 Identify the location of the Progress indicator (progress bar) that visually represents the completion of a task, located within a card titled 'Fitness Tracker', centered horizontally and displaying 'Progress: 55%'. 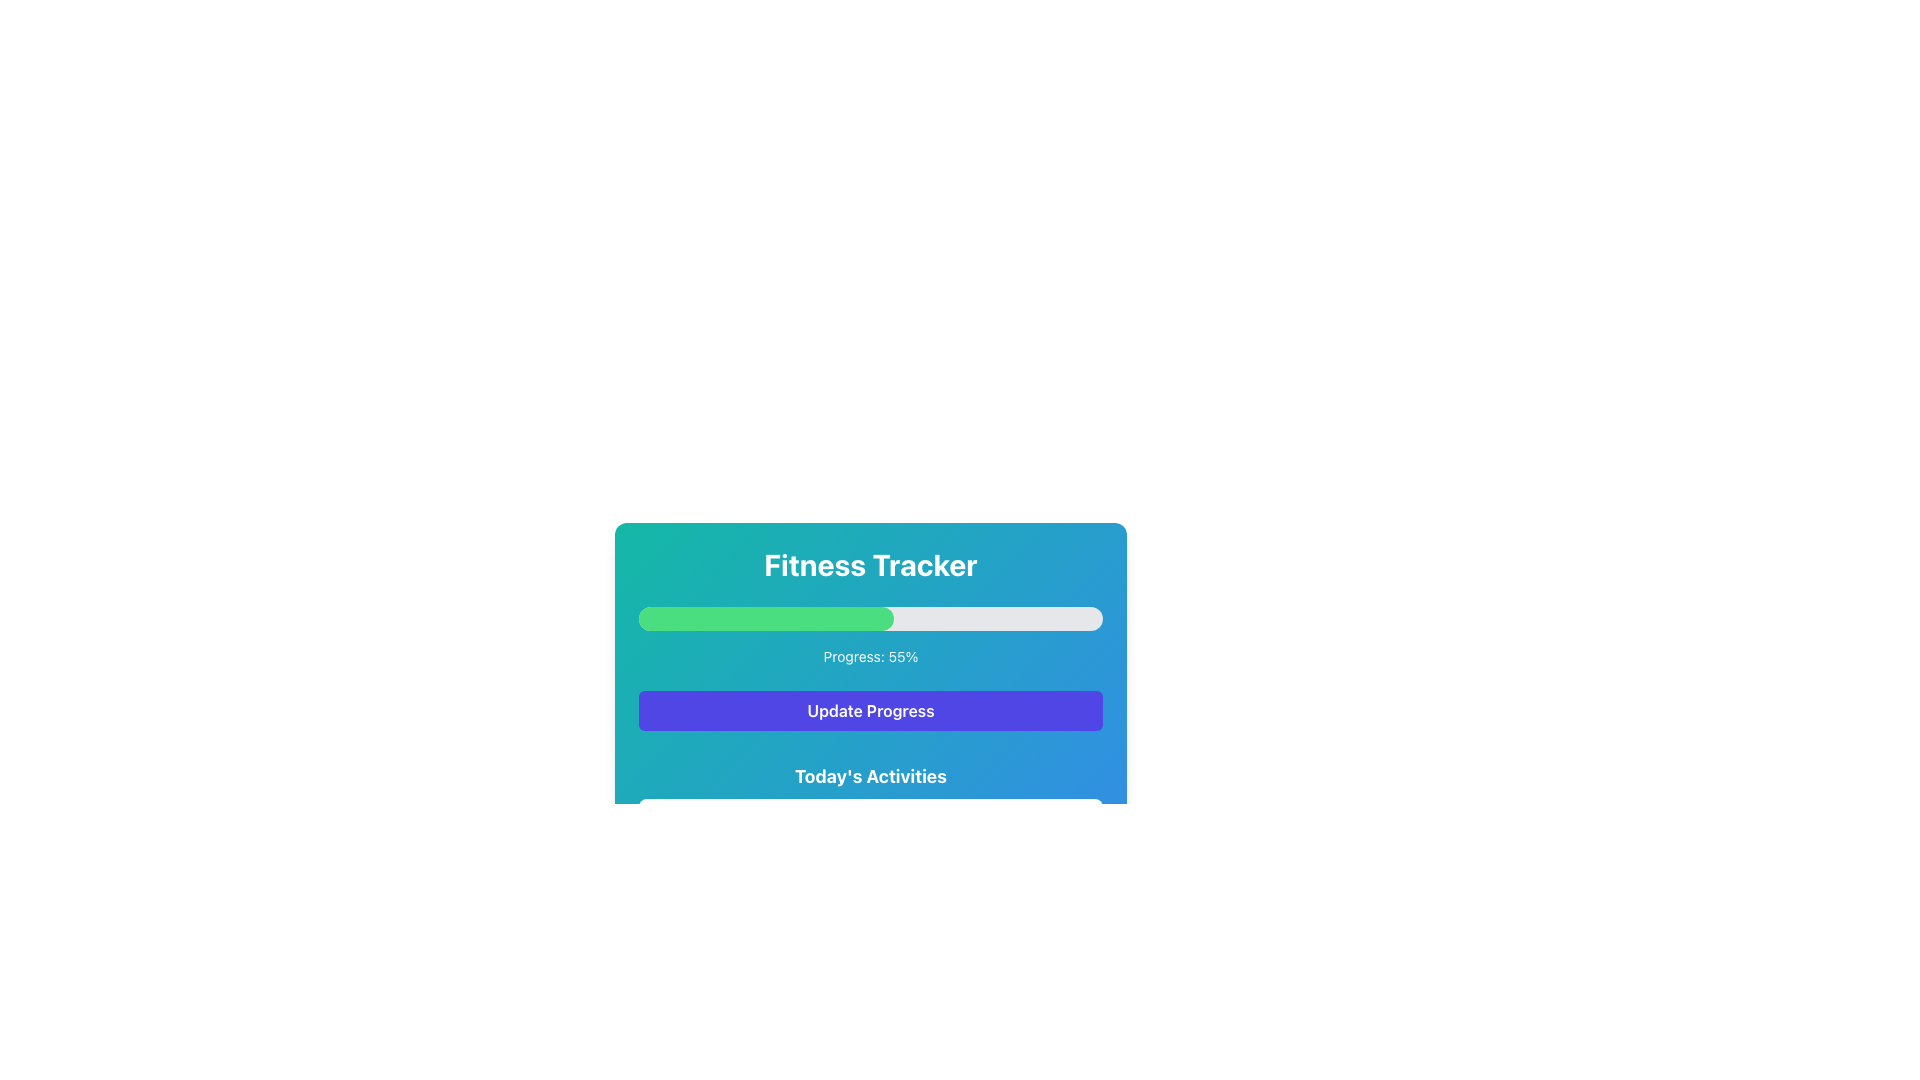
(765, 617).